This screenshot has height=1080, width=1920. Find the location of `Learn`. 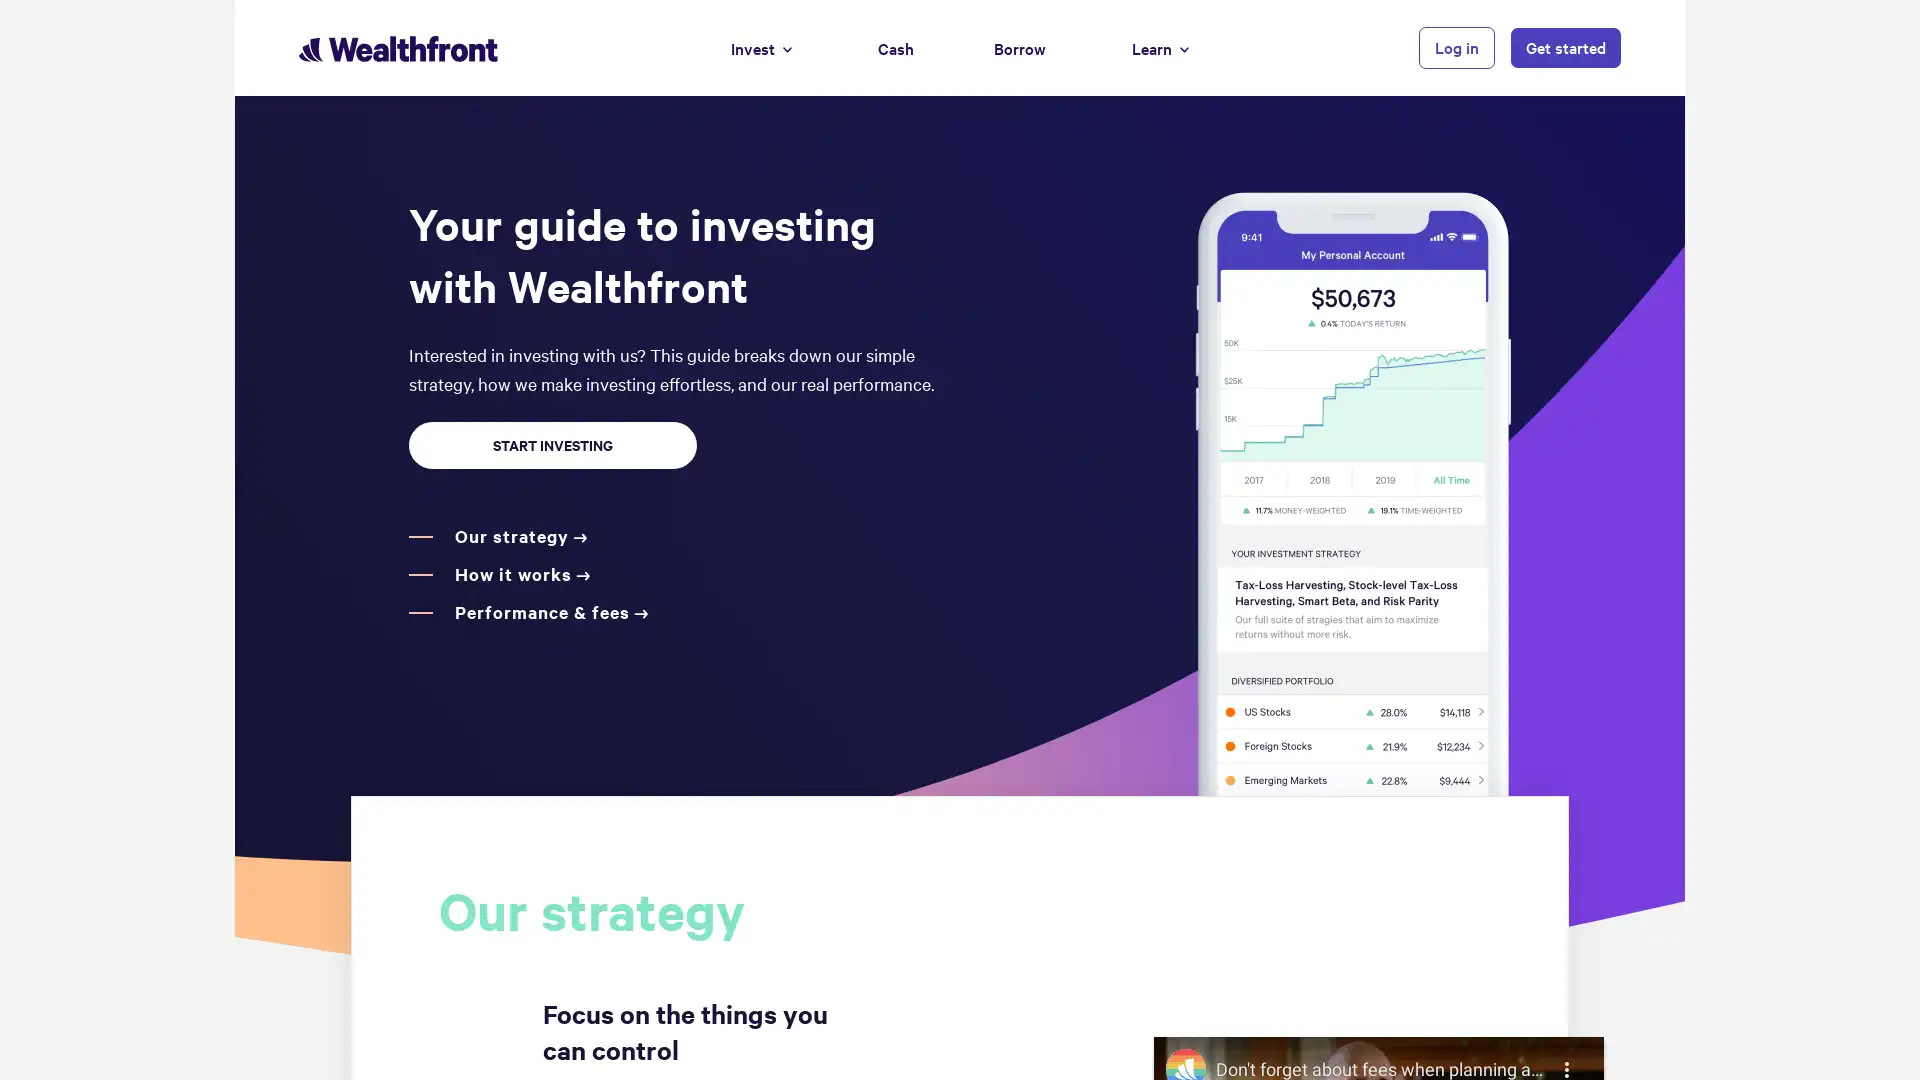

Learn is located at coordinates (1160, 46).